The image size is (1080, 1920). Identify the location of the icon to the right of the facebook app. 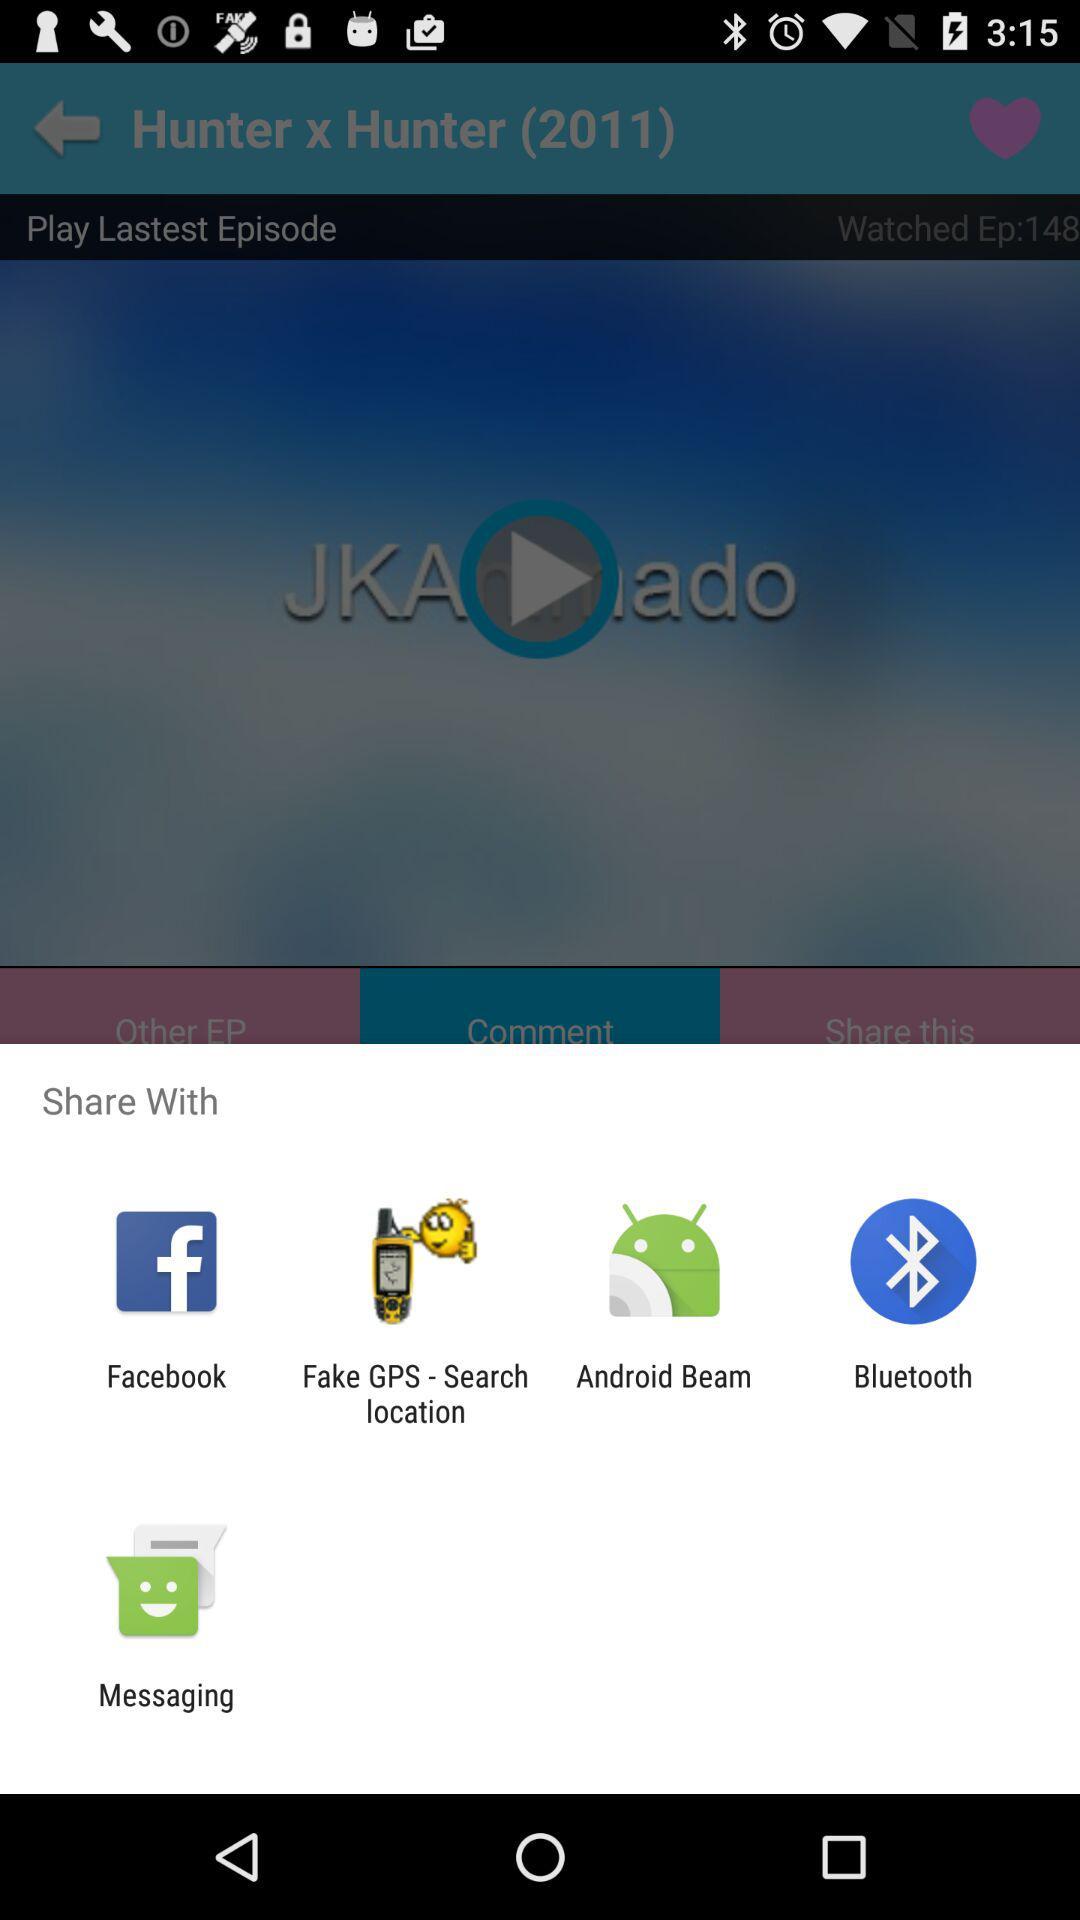
(414, 1392).